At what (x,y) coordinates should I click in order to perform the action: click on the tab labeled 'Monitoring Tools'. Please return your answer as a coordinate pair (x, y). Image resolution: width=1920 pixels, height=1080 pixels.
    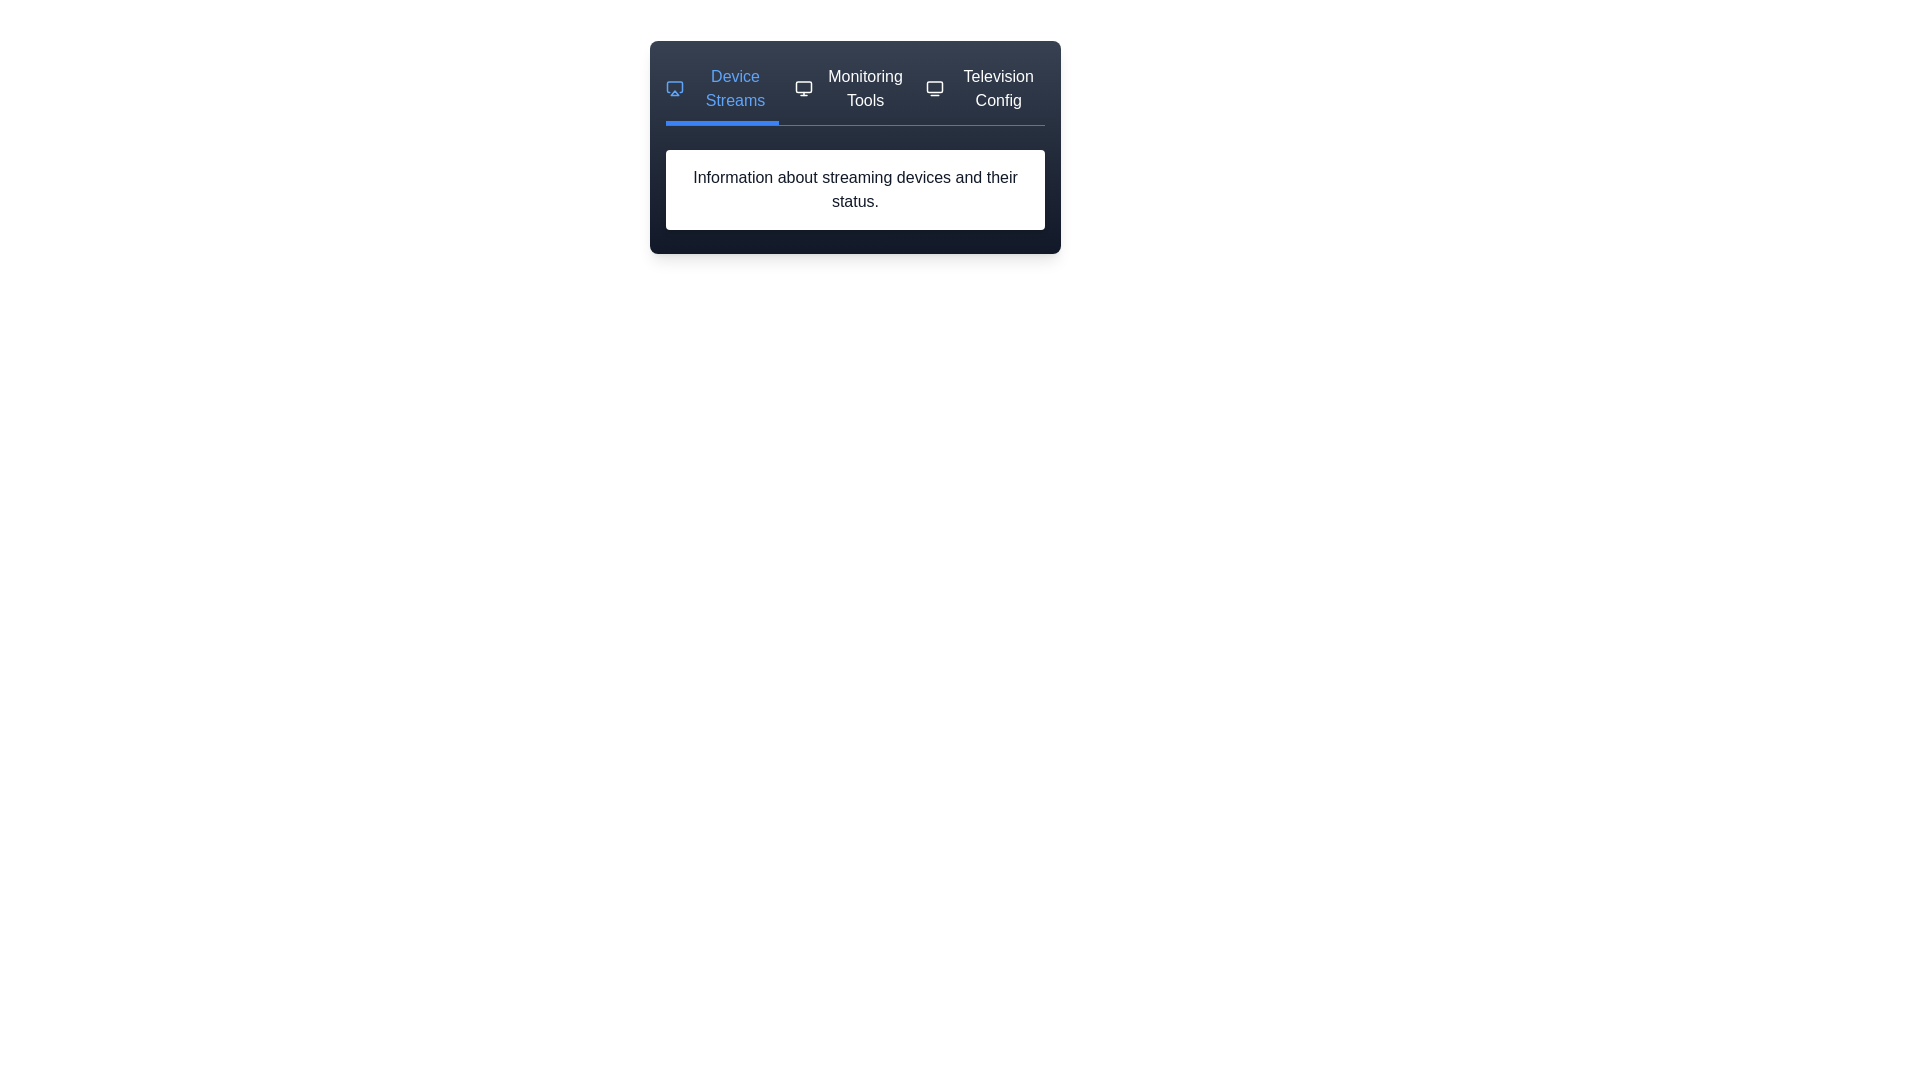
    Looking at the image, I should click on (851, 95).